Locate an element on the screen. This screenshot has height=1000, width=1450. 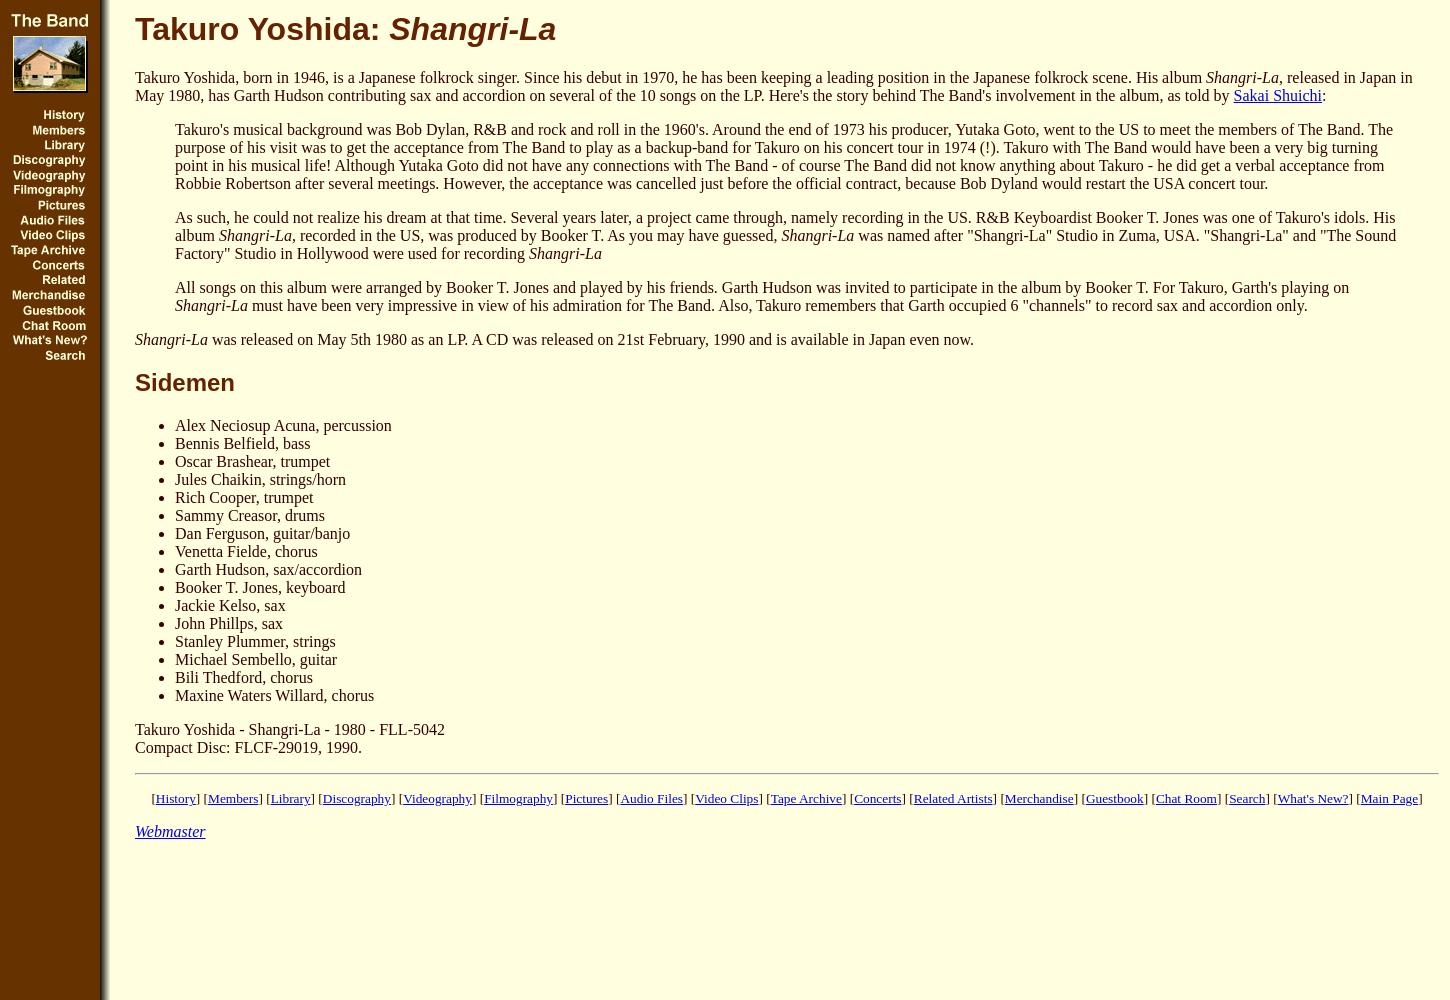
'Pictures' is located at coordinates (565, 798).